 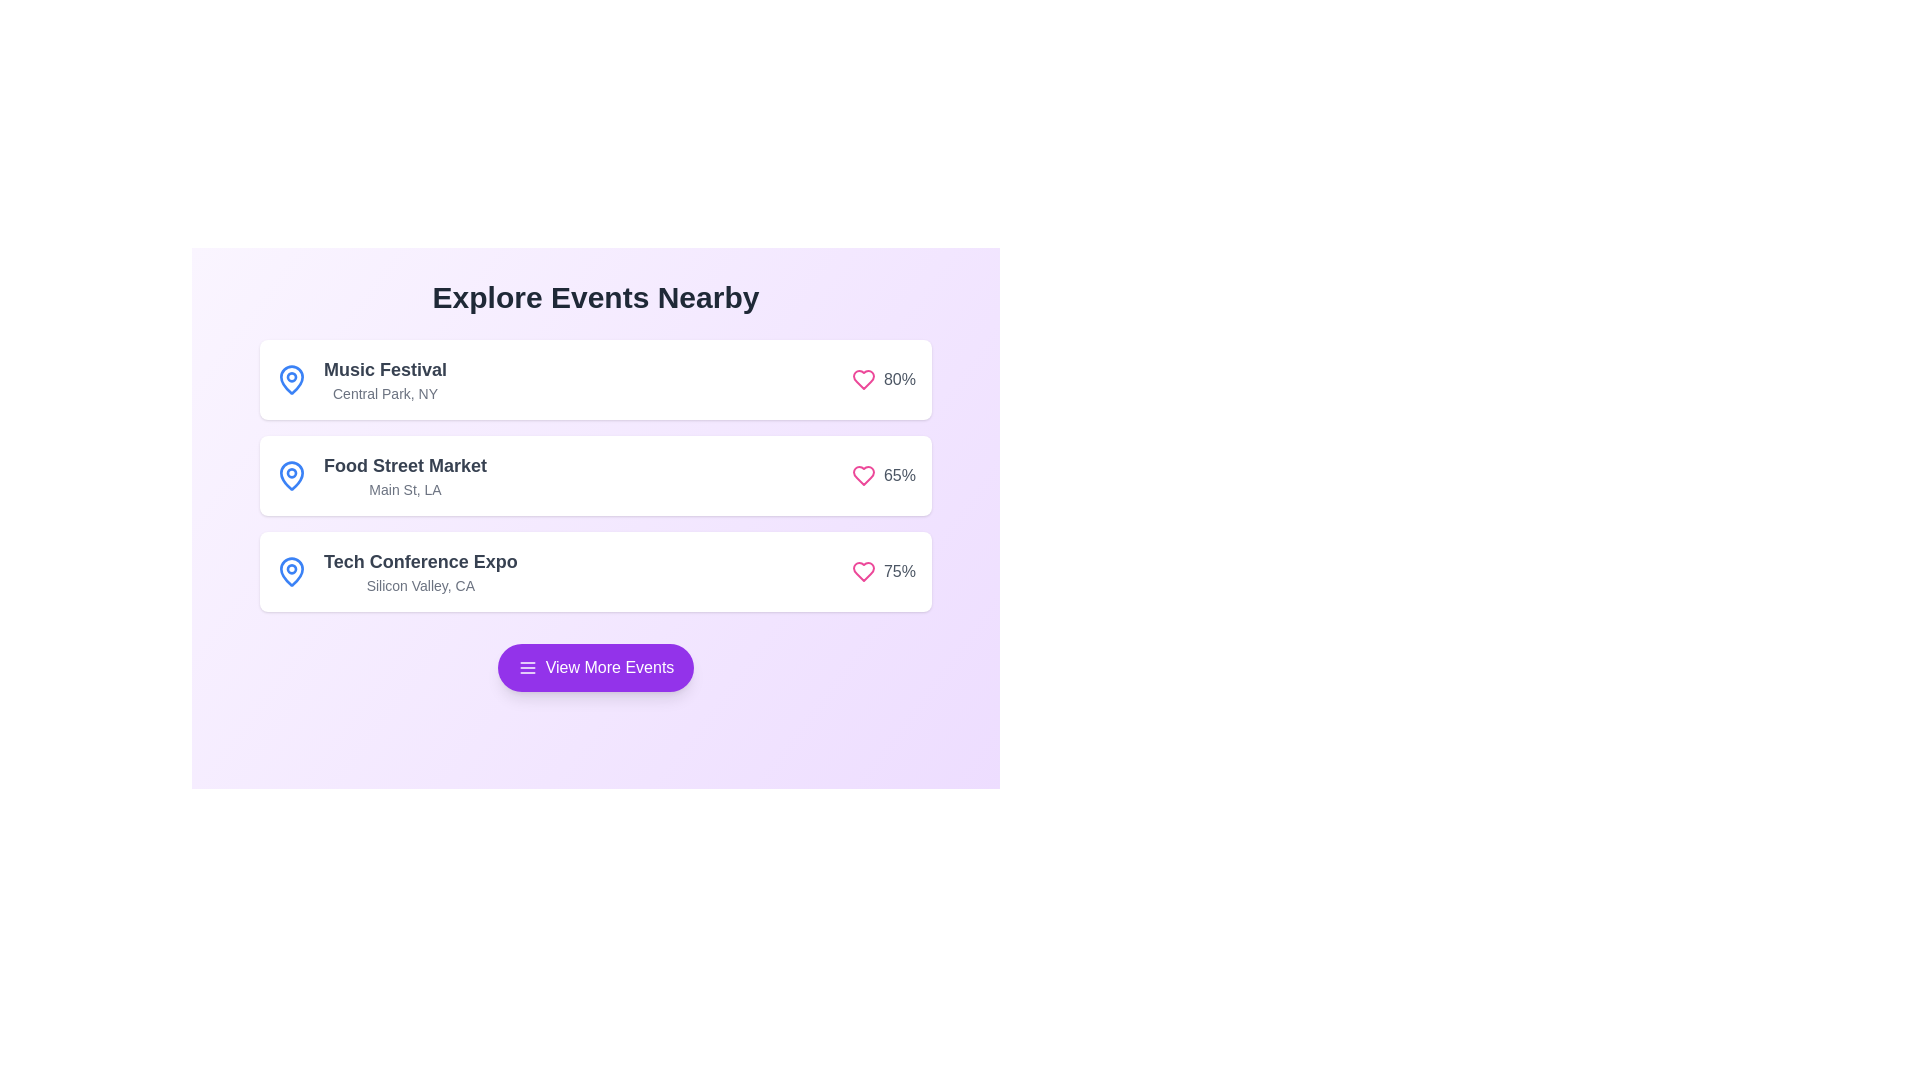 What do you see at coordinates (291, 571) in the screenshot?
I see `the icon representing the geographical focus of the 'Tech Conference Expo' event, located at the top-left of the 'Tech Conference Expo' block adjacent to its title` at bounding box center [291, 571].